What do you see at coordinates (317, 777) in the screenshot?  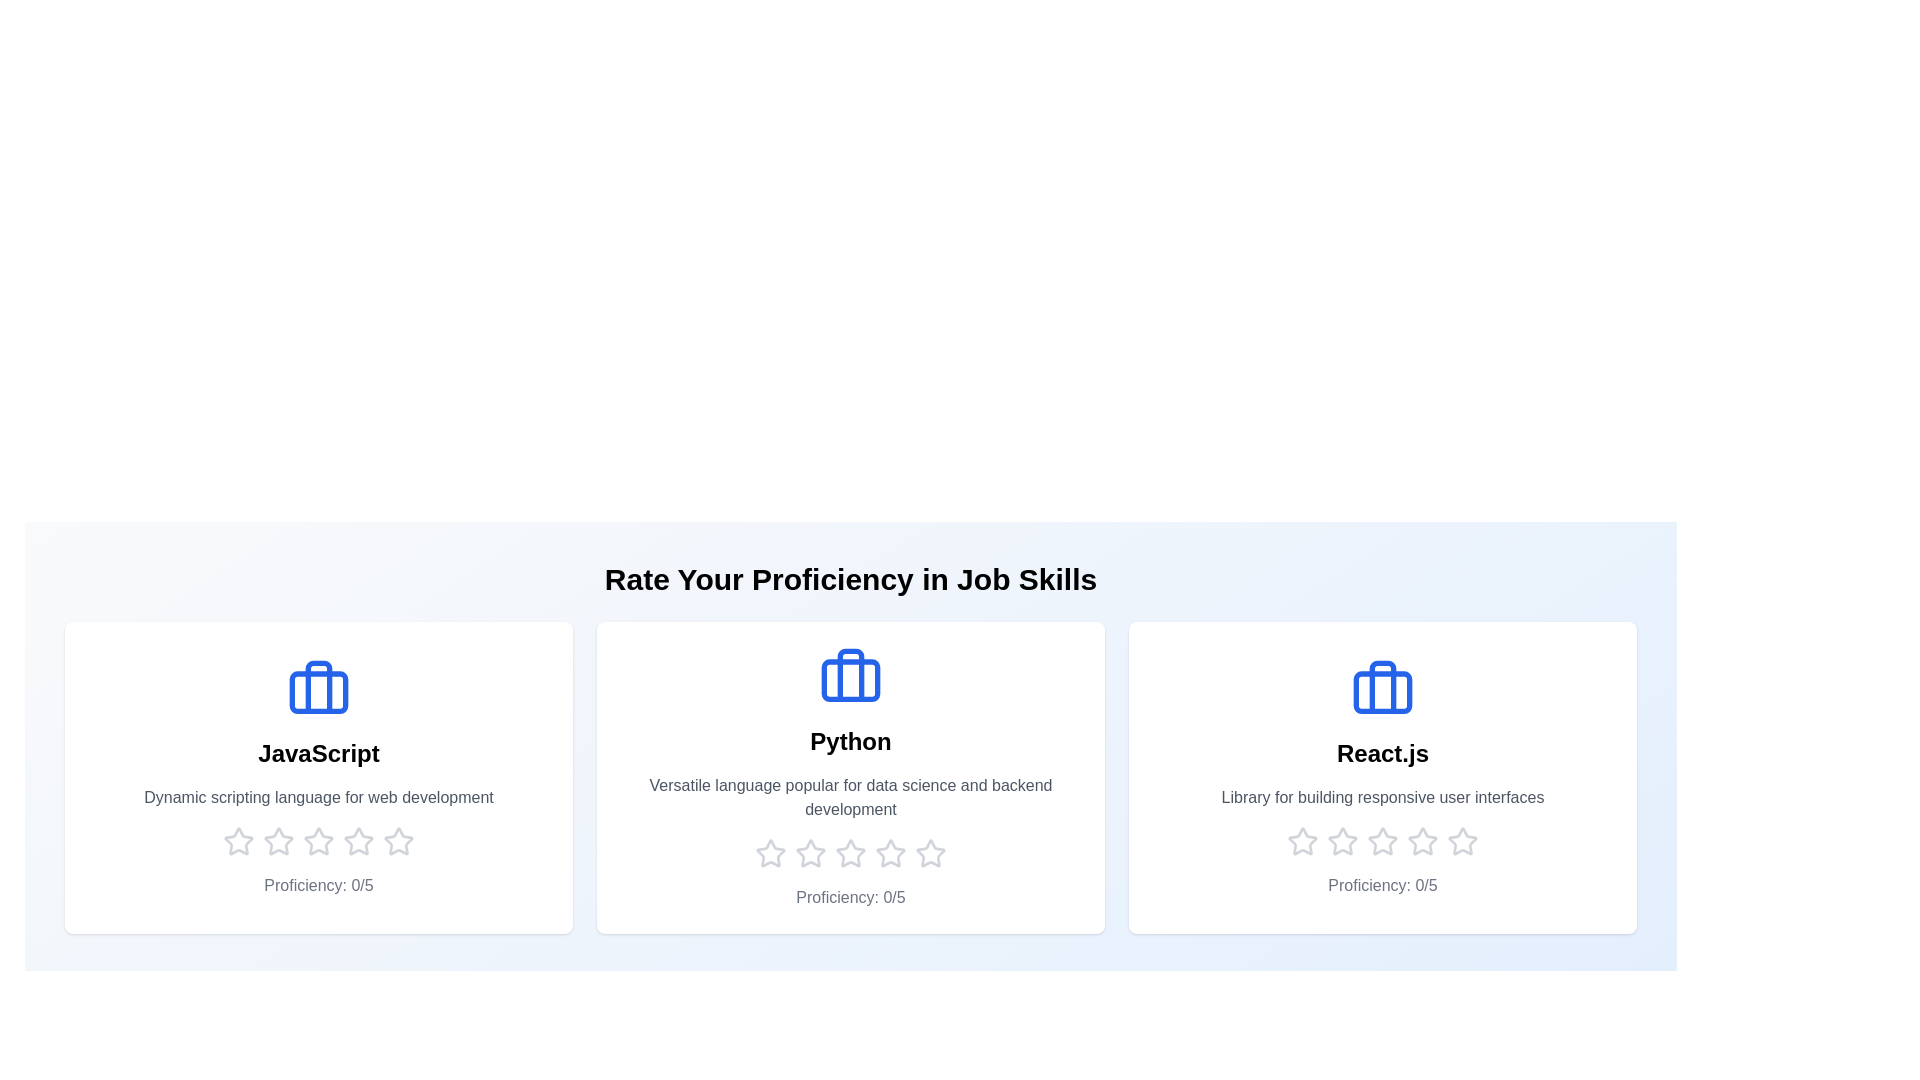 I see `the skill card for JavaScript to see its hover effect` at bounding box center [317, 777].